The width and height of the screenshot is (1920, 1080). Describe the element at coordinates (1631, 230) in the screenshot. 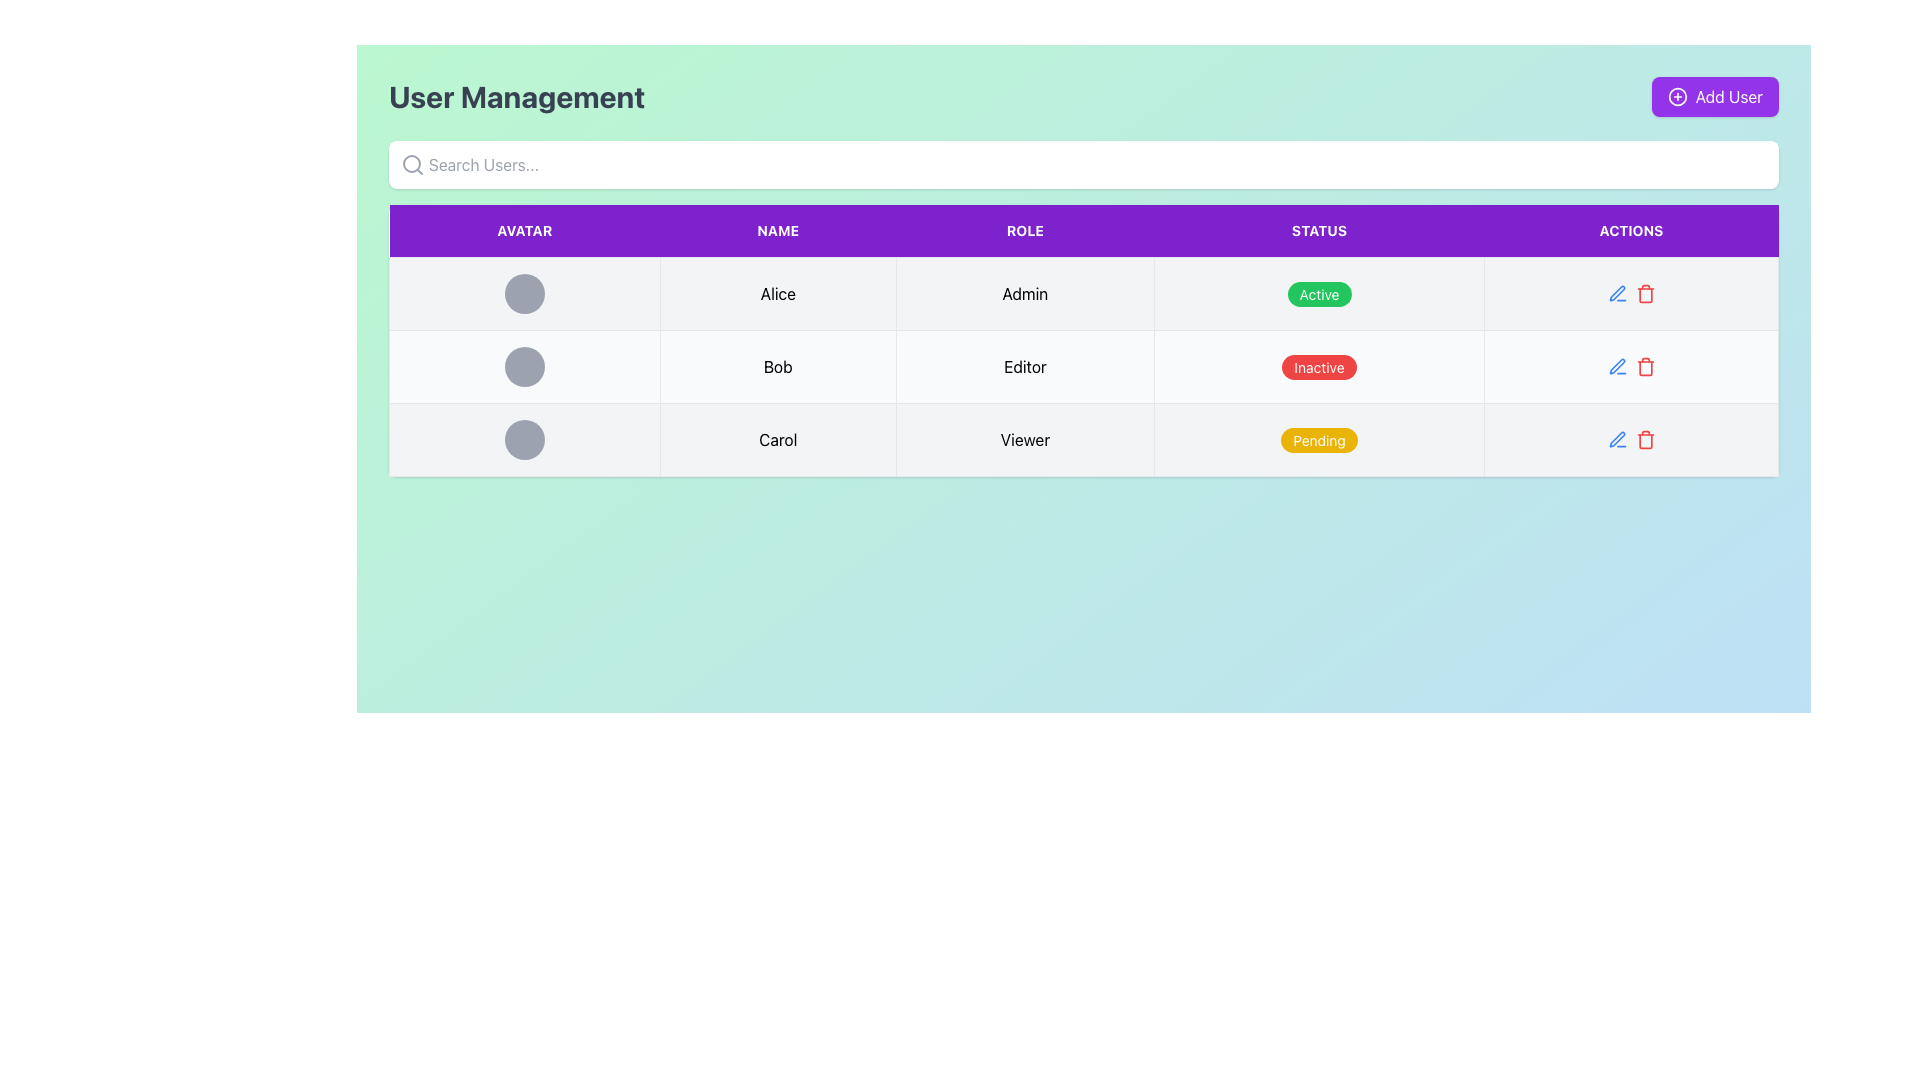

I see `static label text 'ACTIONS' which is displayed in uppercase letters with a purple background and white text, located in the fifth cell of the header row` at that location.